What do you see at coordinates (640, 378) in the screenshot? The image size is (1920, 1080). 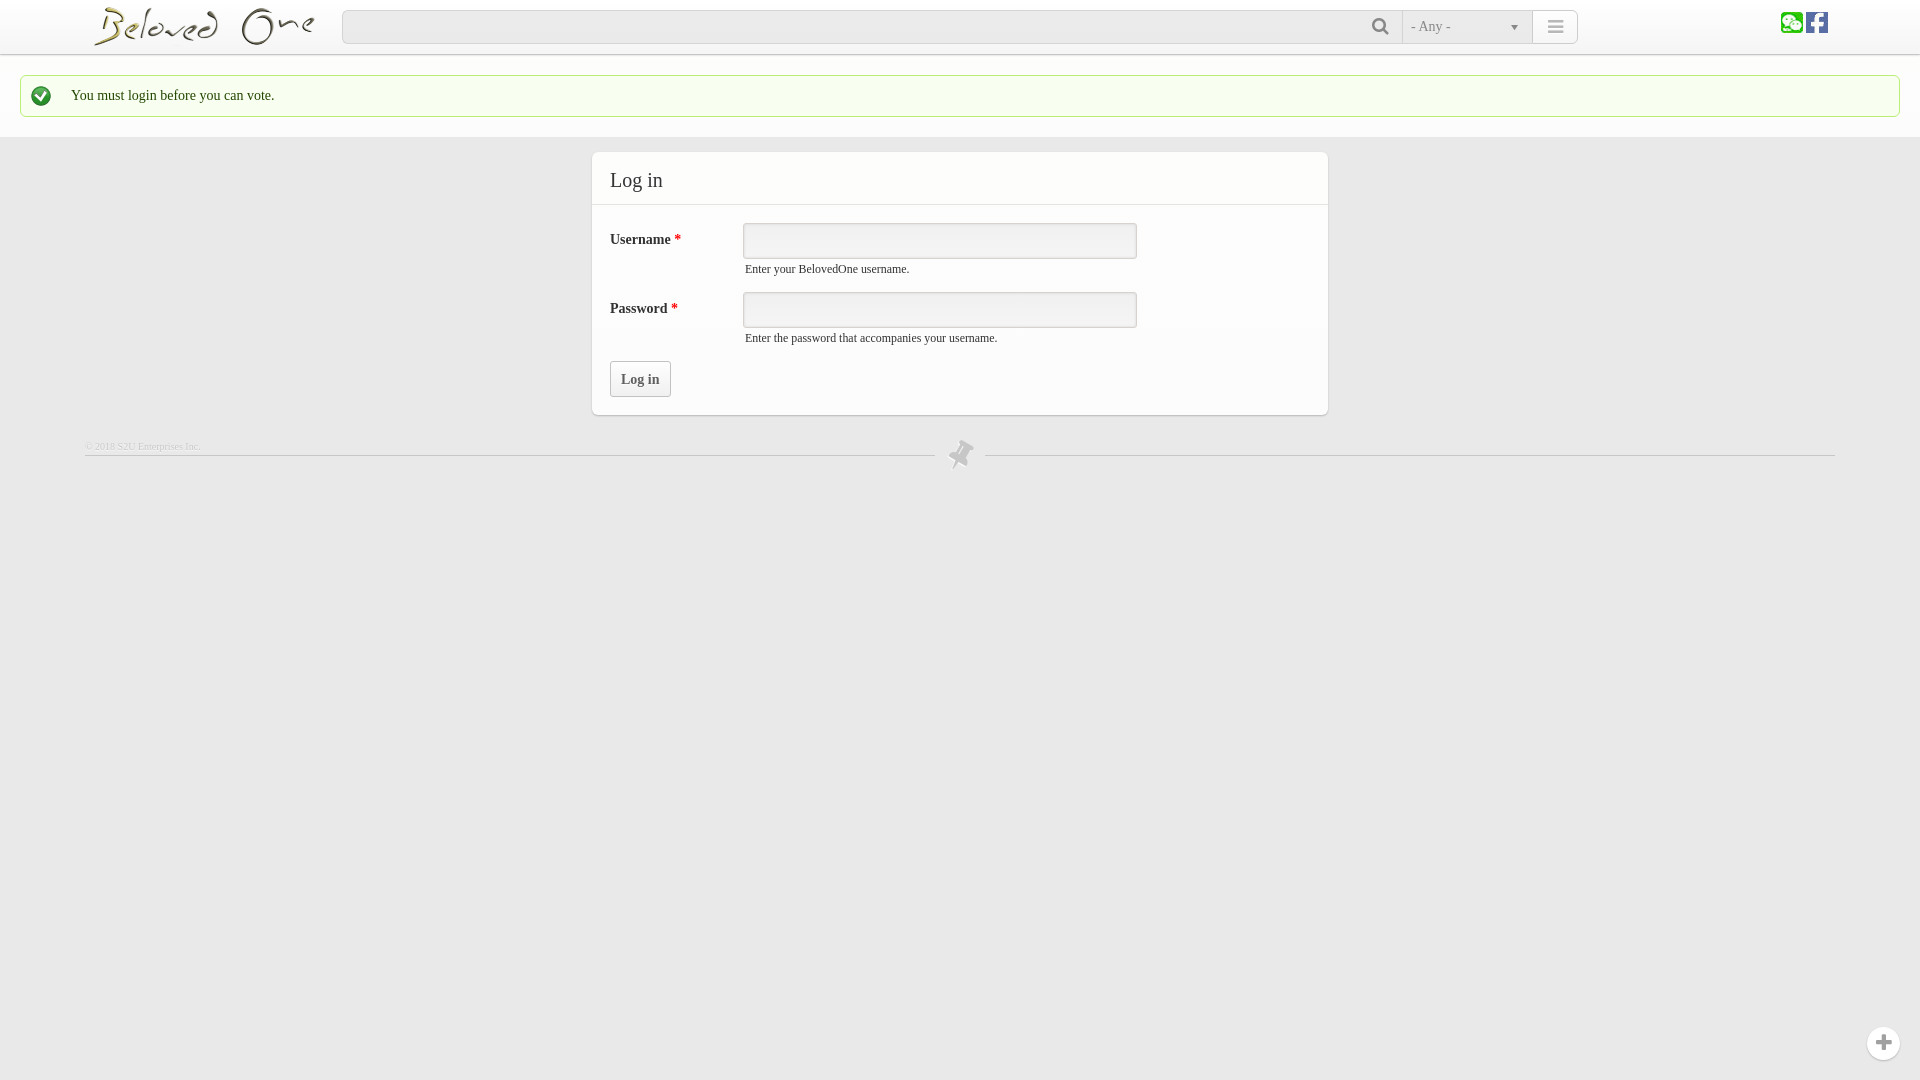 I see `'Log in'` at bounding box center [640, 378].